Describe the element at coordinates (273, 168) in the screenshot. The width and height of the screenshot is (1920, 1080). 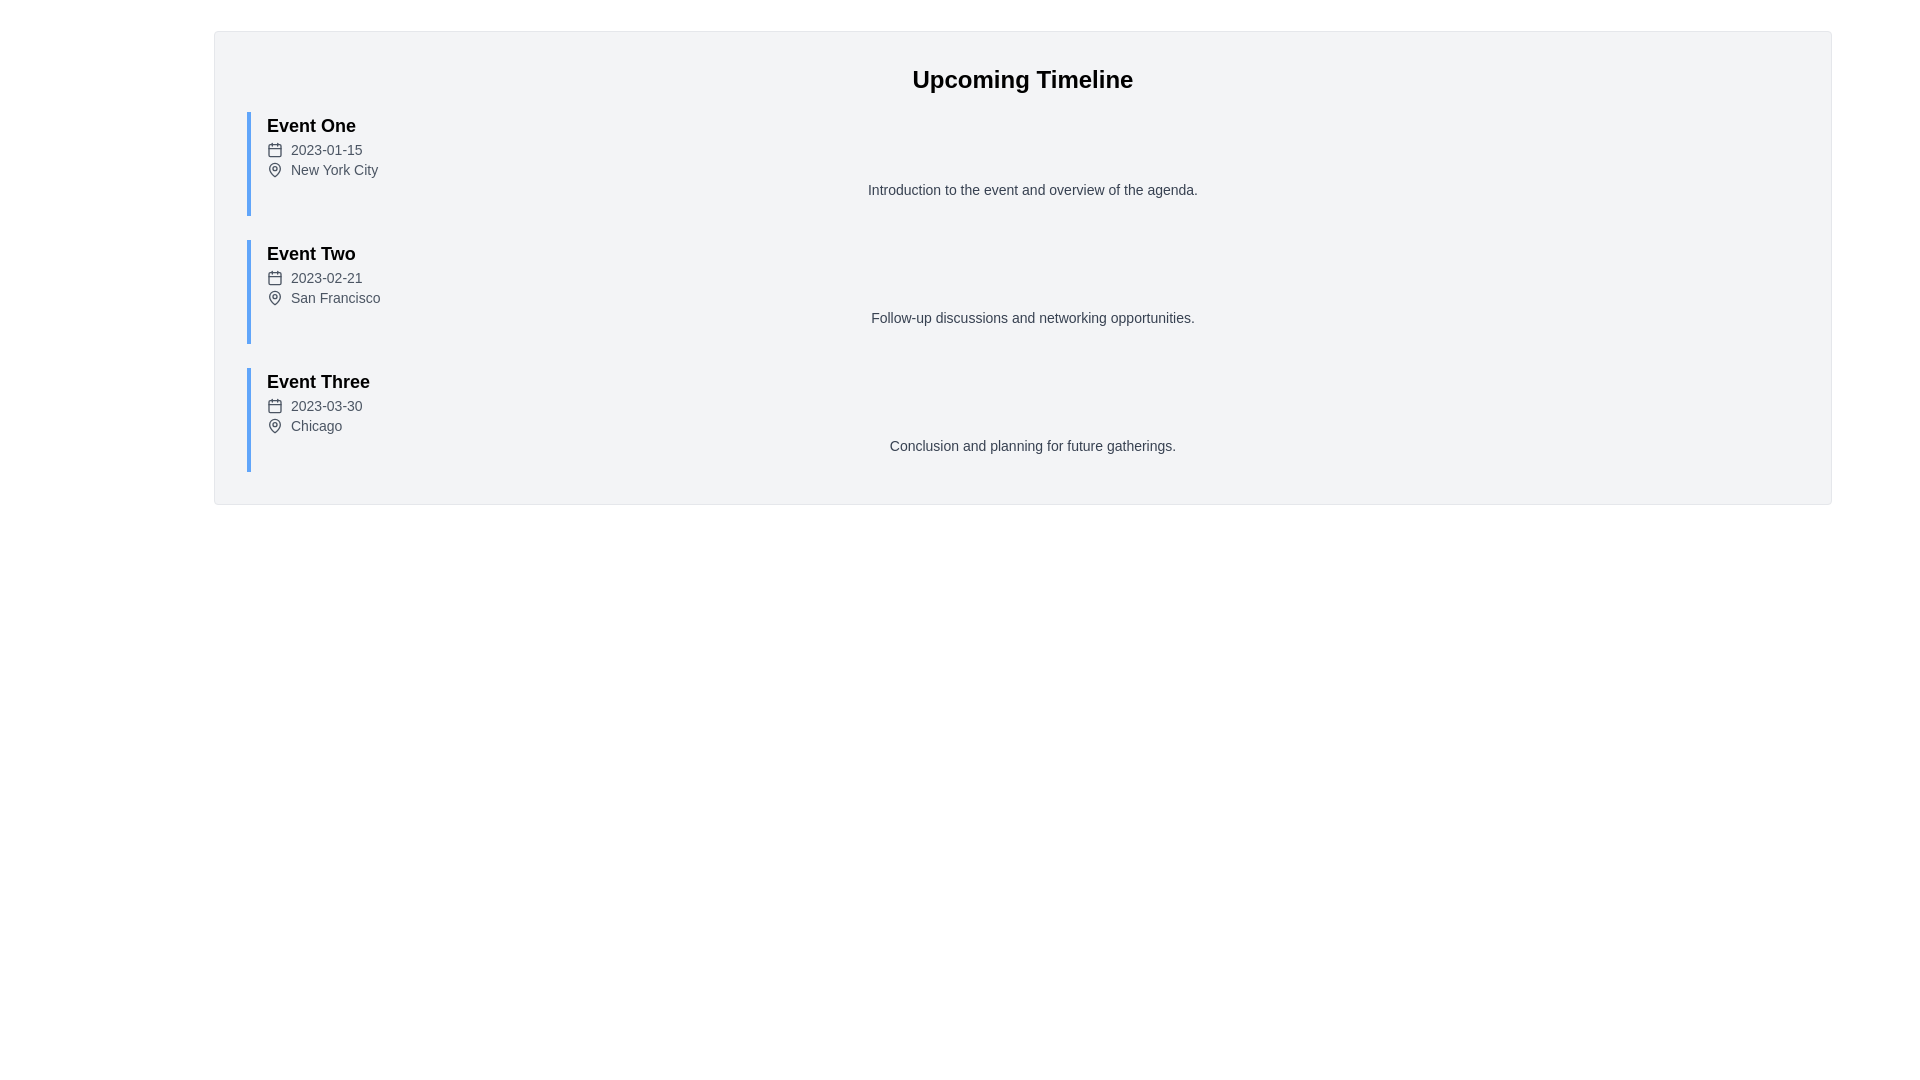
I see `the pin-shaped icon located to the left of the text 'New York City' in the 'Event One' section` at that location.